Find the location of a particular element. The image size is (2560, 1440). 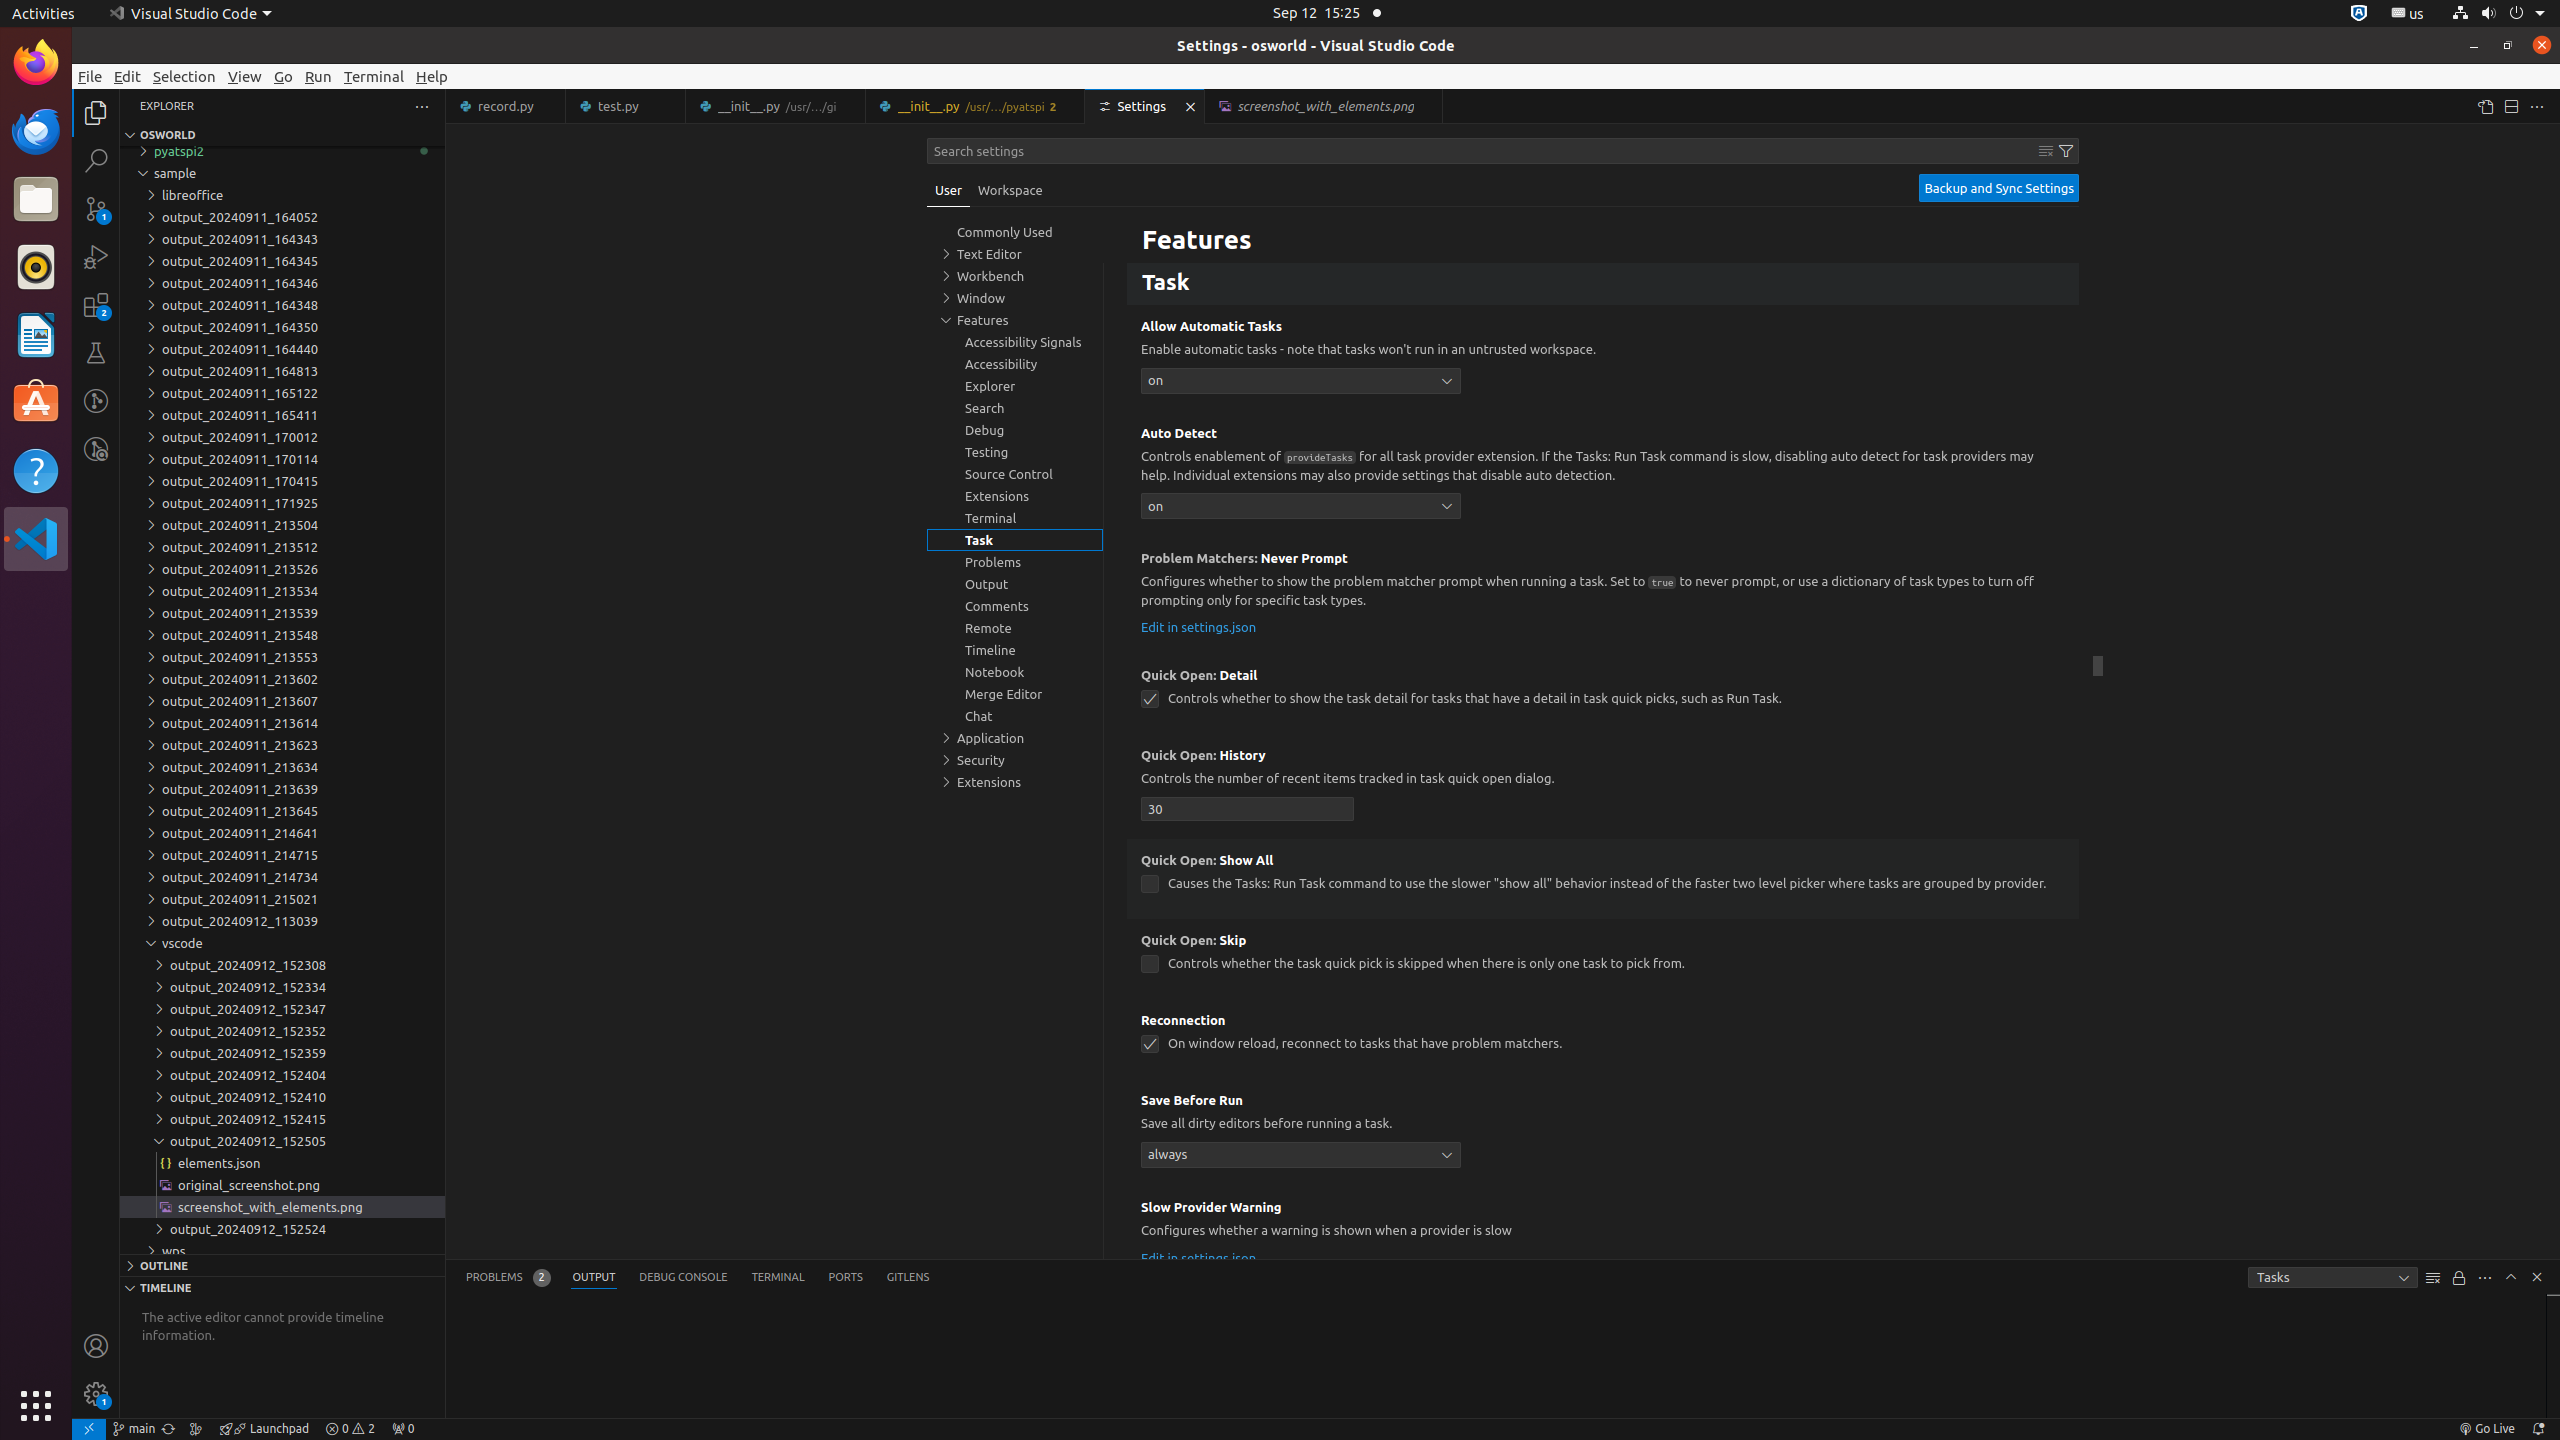

'output_20240911_213639' is located at coordinates (281, 788).